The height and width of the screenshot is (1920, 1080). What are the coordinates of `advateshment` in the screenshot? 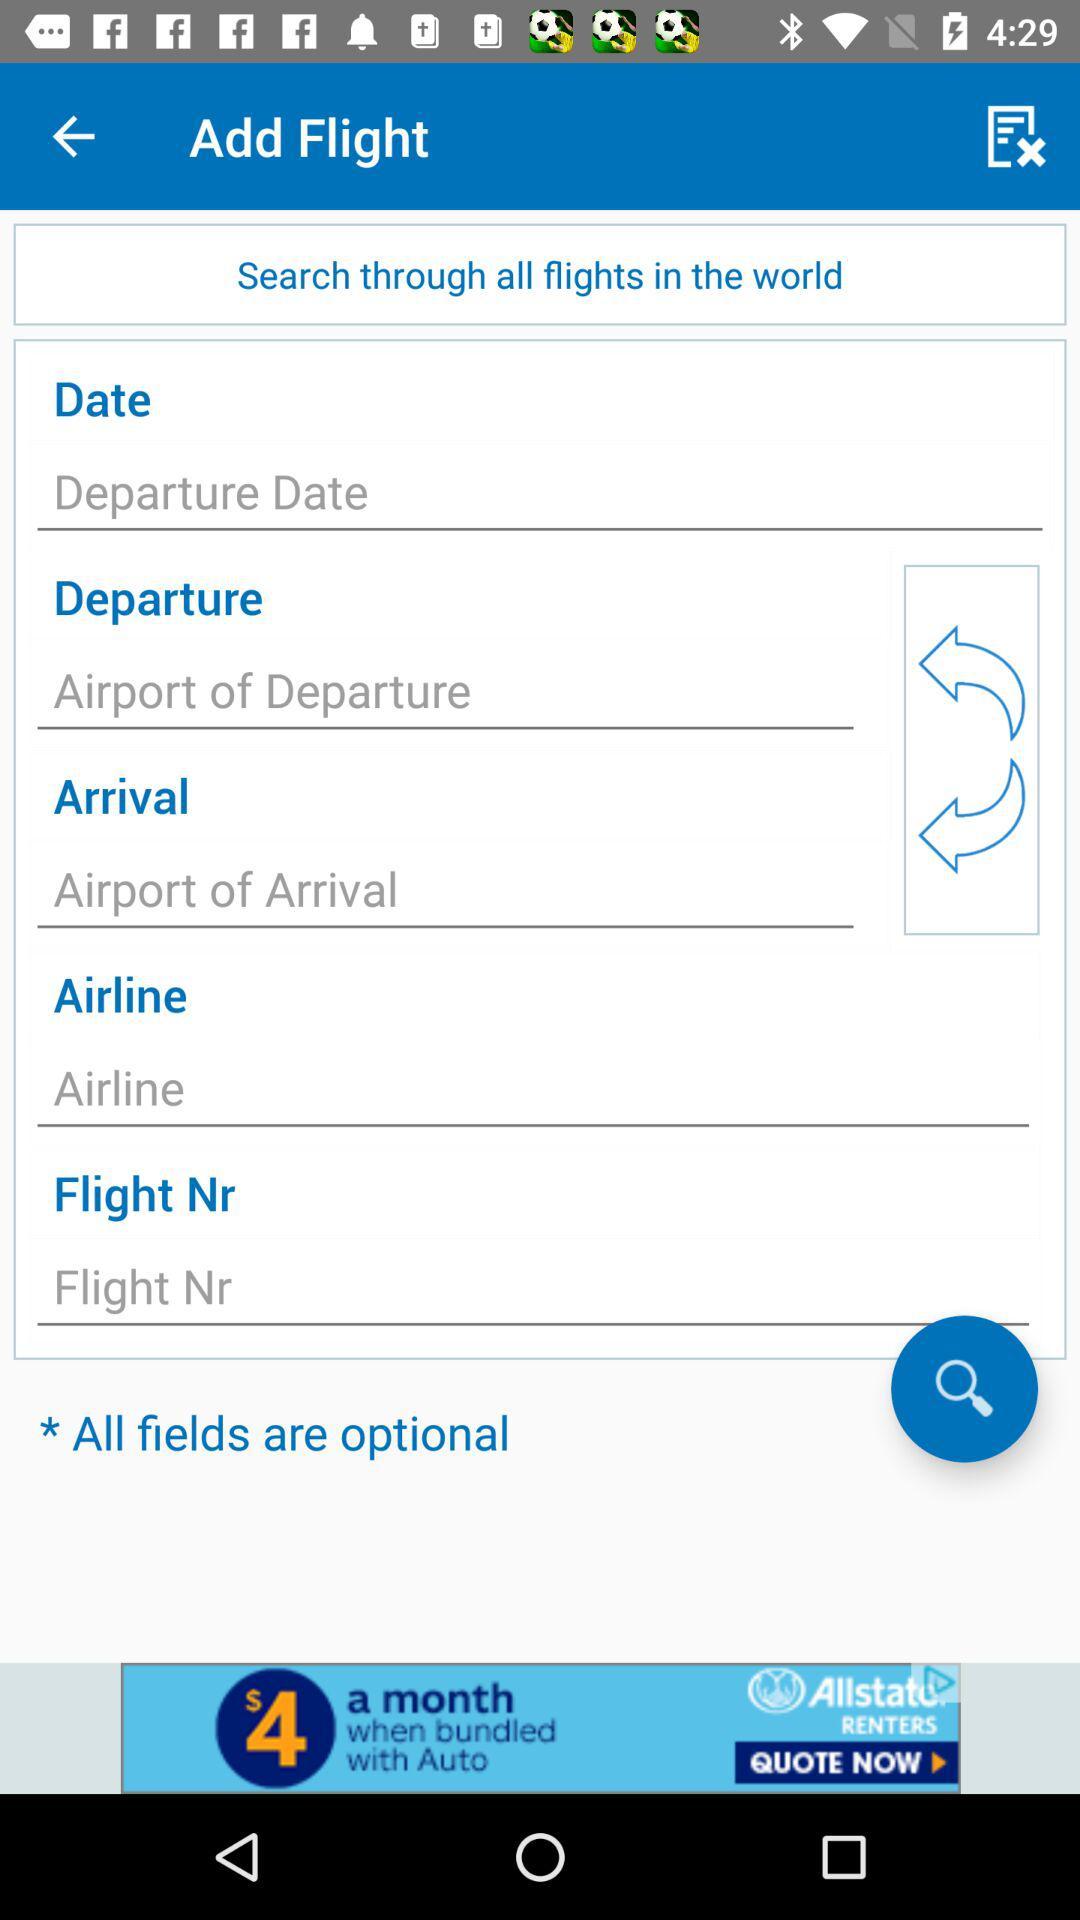 It's located at (540, 1727).